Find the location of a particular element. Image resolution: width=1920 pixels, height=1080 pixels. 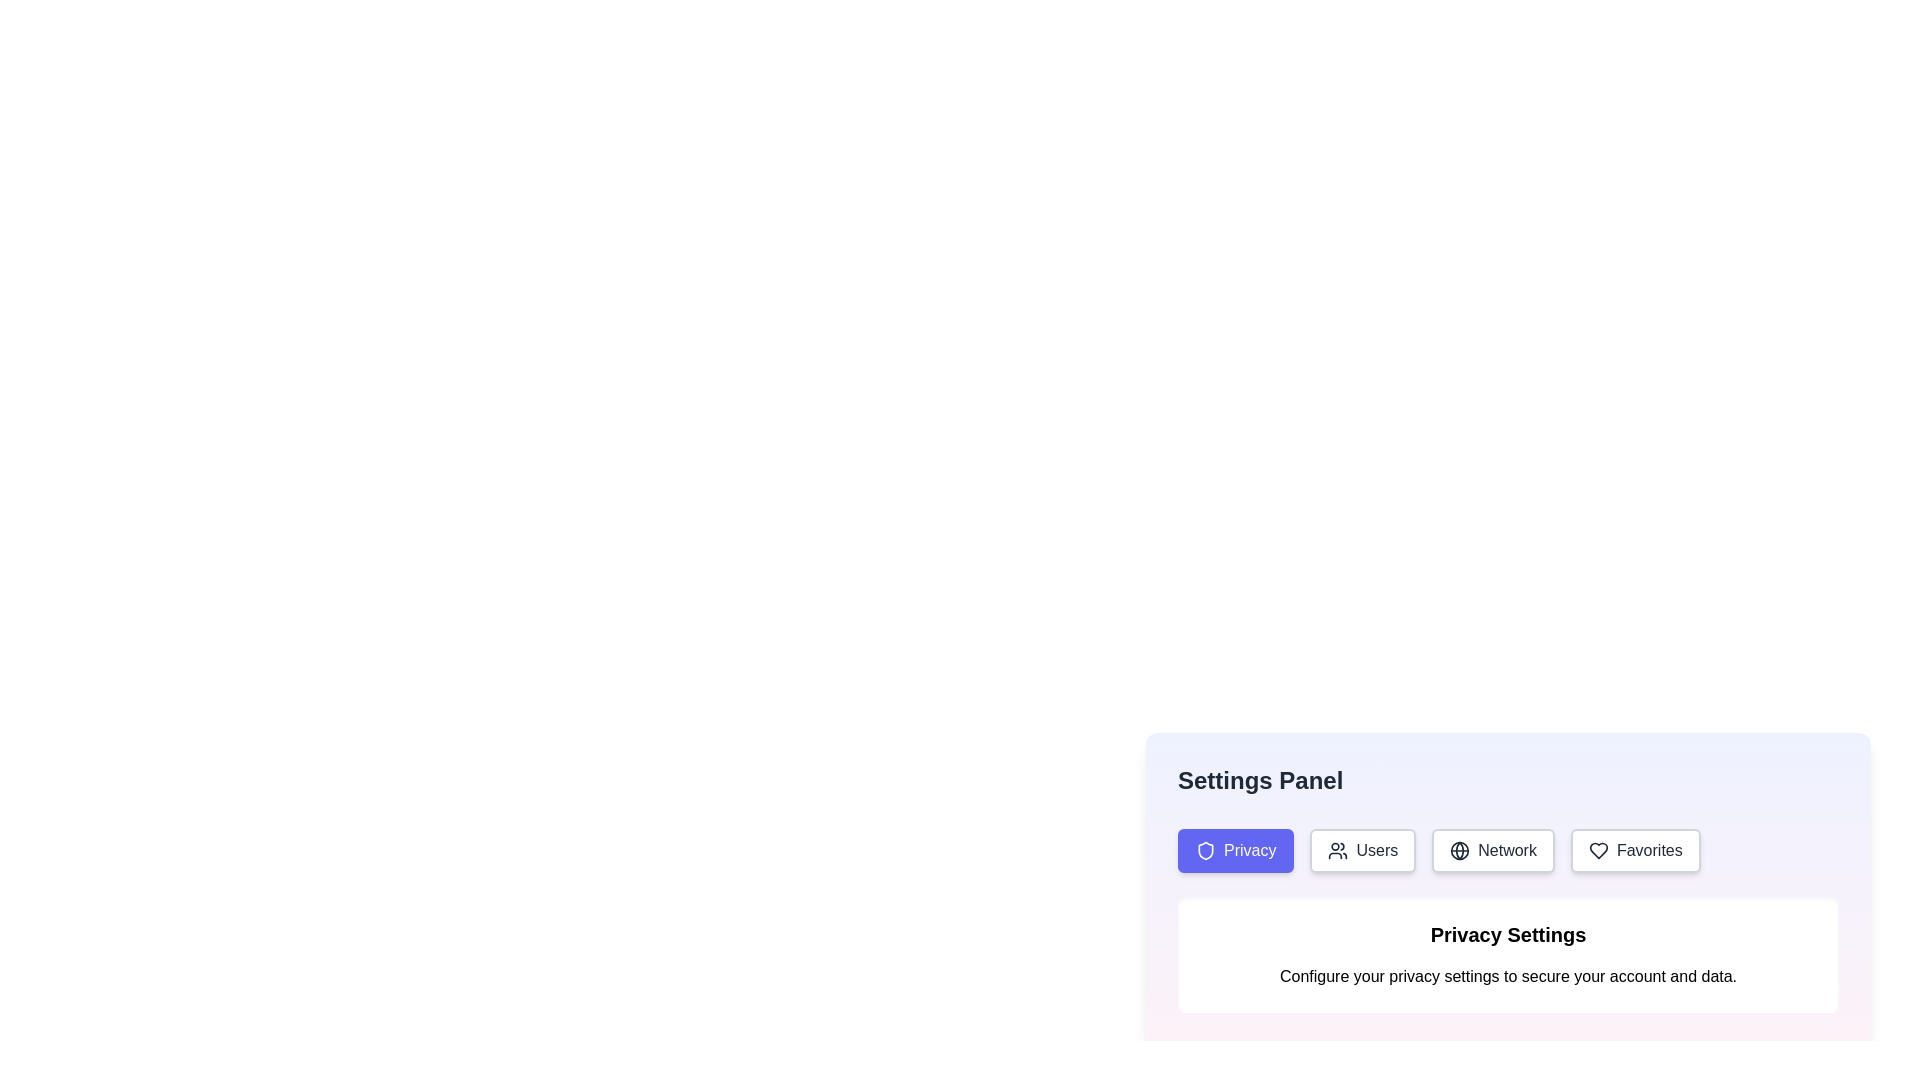

the 'Network' text label within the navigation button located at the top-right section of the settings interface is located at coordinates (1507, 851).